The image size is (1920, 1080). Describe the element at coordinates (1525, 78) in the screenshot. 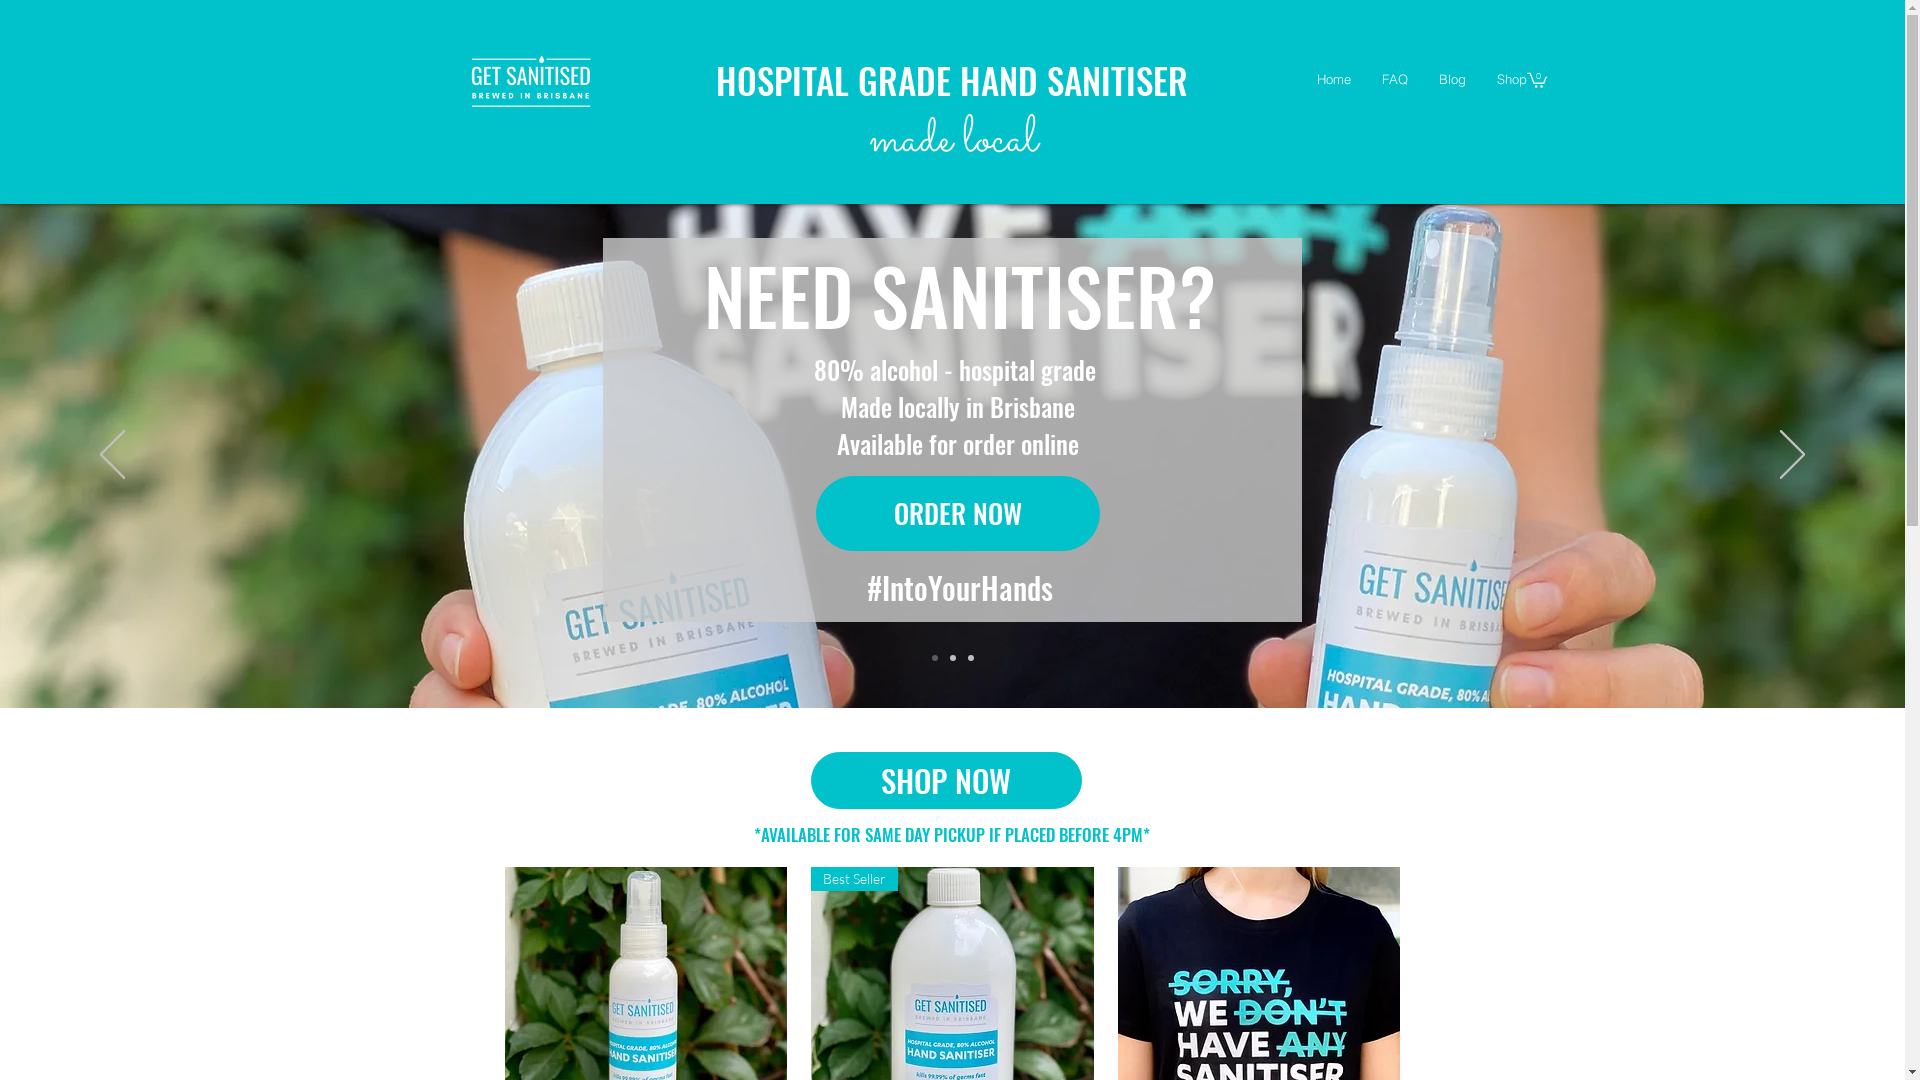

I see `'0'` at that location.